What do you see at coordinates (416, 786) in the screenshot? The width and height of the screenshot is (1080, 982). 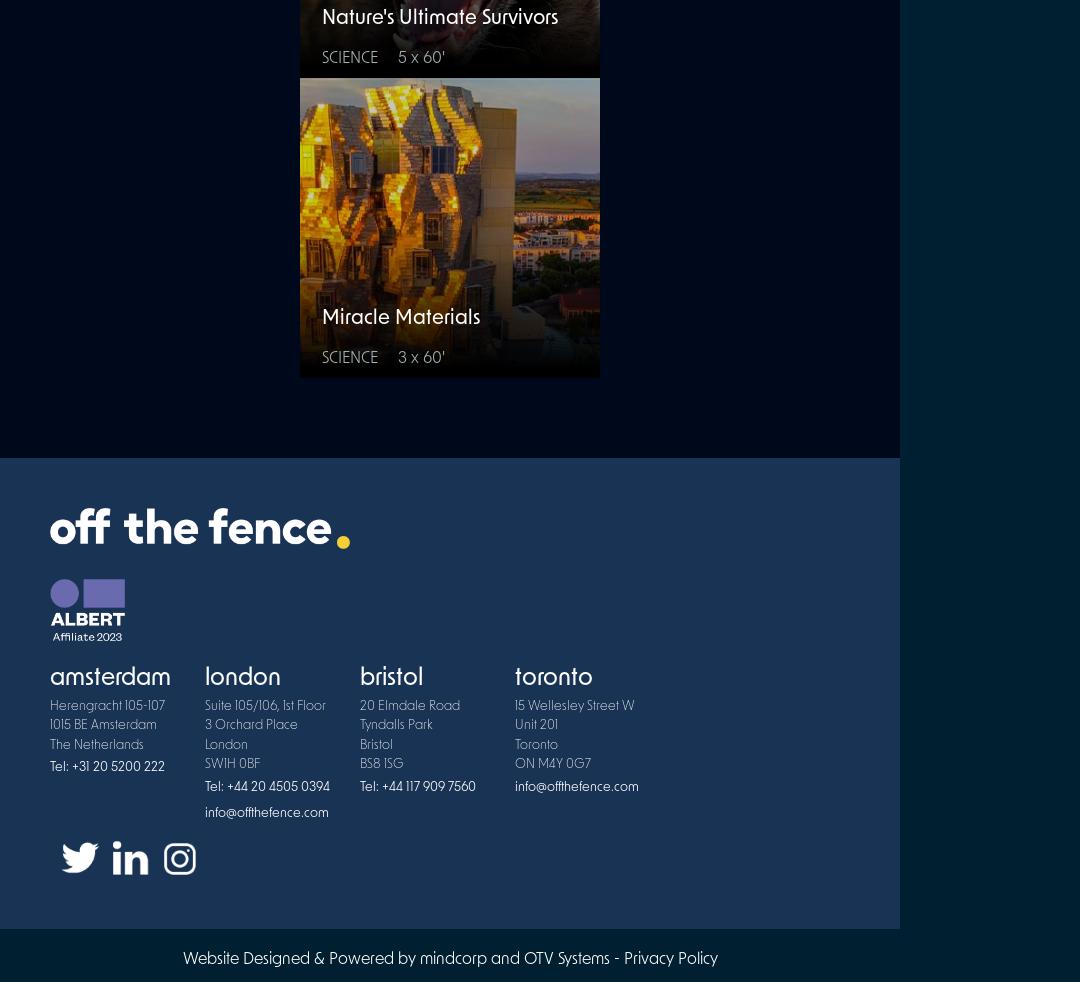 I see `'Tel: +44 117 909 7560'` at bounding box center [416, 786].